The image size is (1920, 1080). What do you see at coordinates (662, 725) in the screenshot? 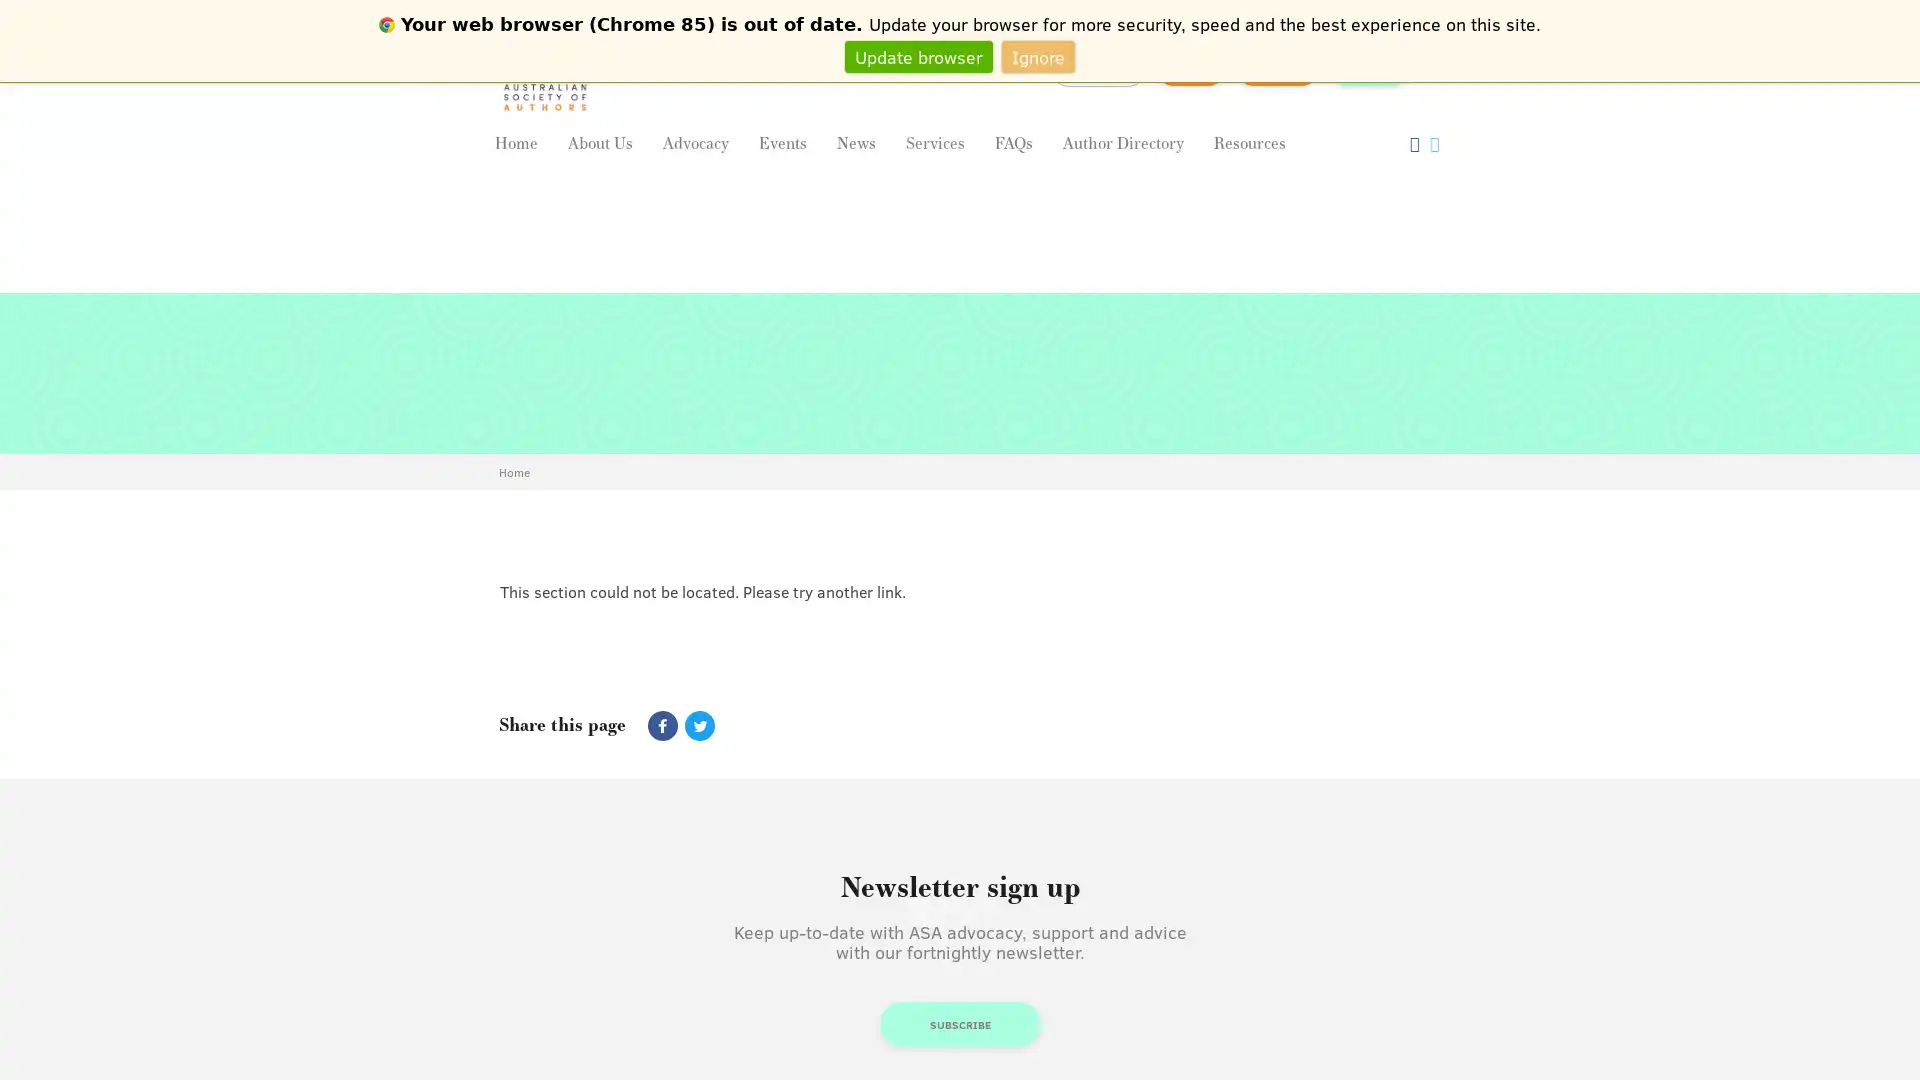
I see `Share to Facebook` at bounding box center [662, 725].